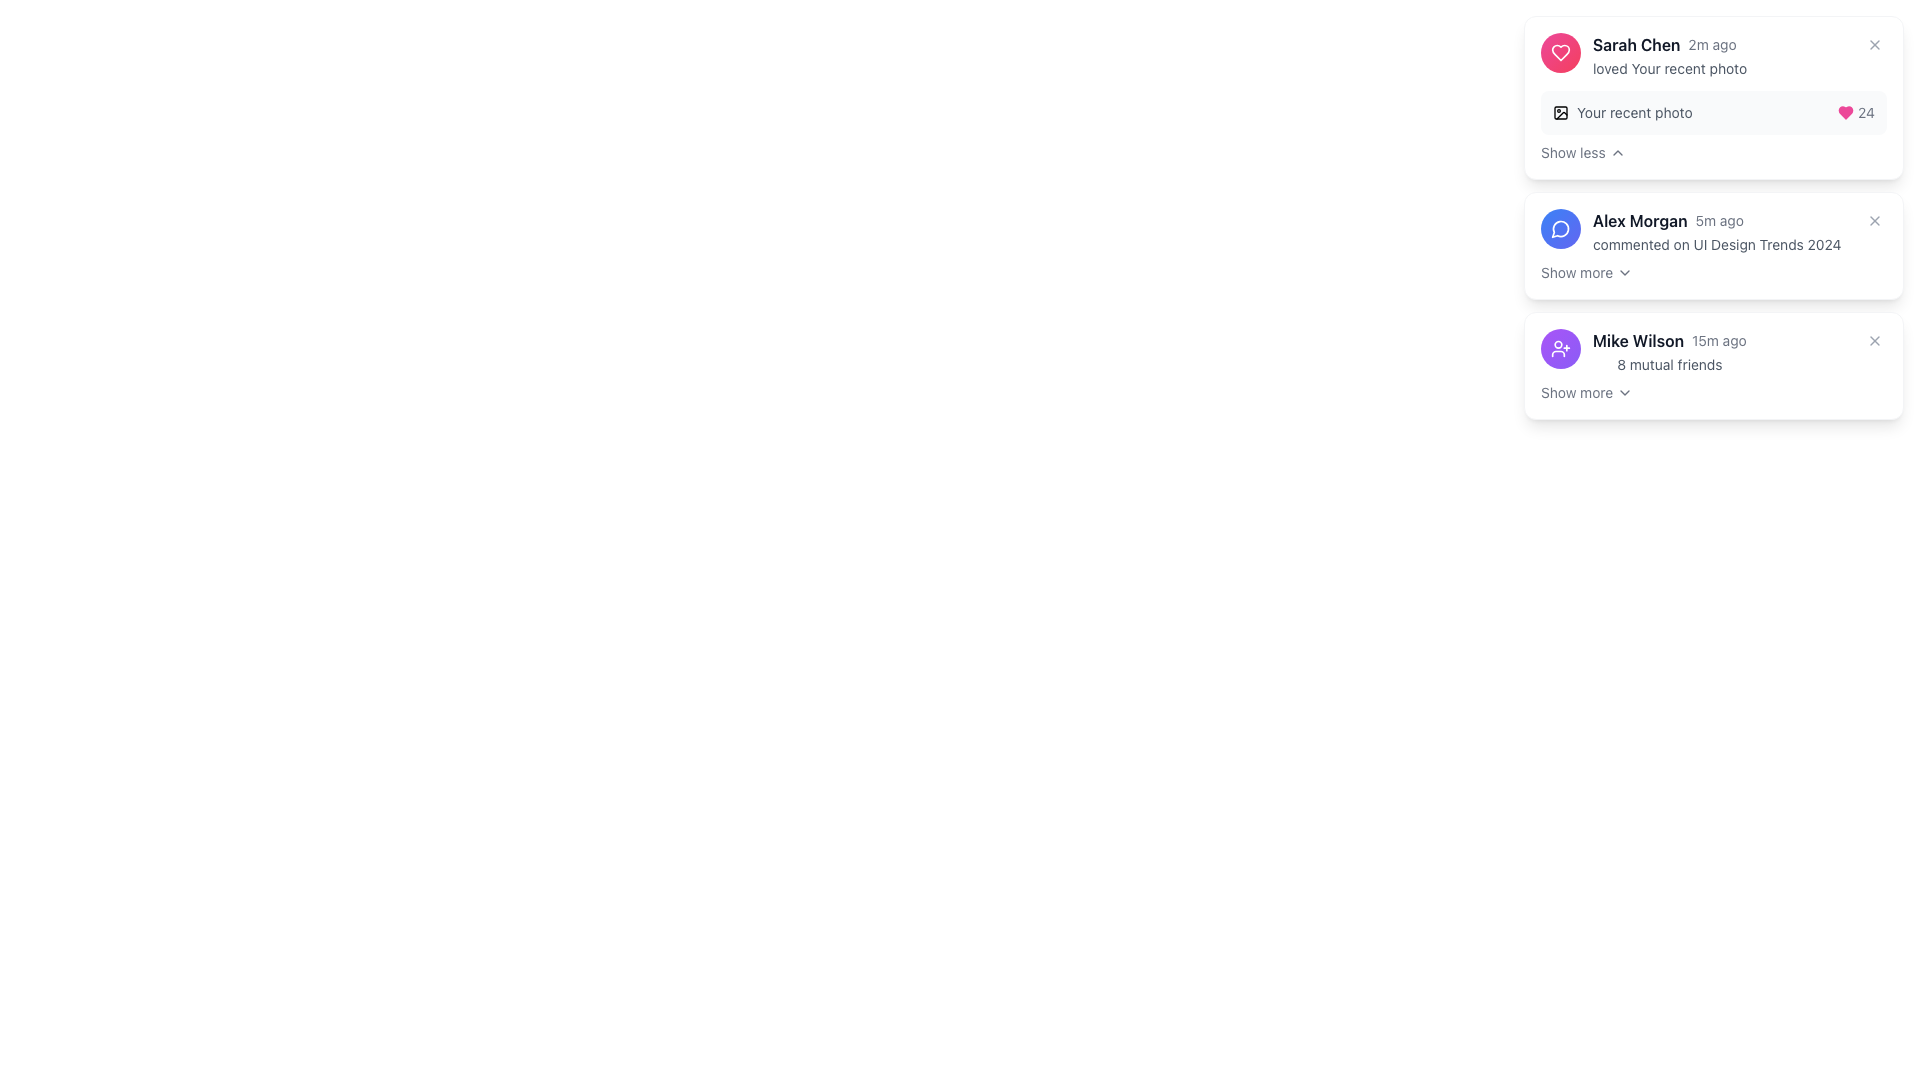 The height and width of the screenshot is (1080, 1920). What do you see at coordinates (1690, 230) in the screenshot?
I see `the notification related to 'UI Design Trends 2024' by Alex Morgan` at bounding box center [1690, 230].